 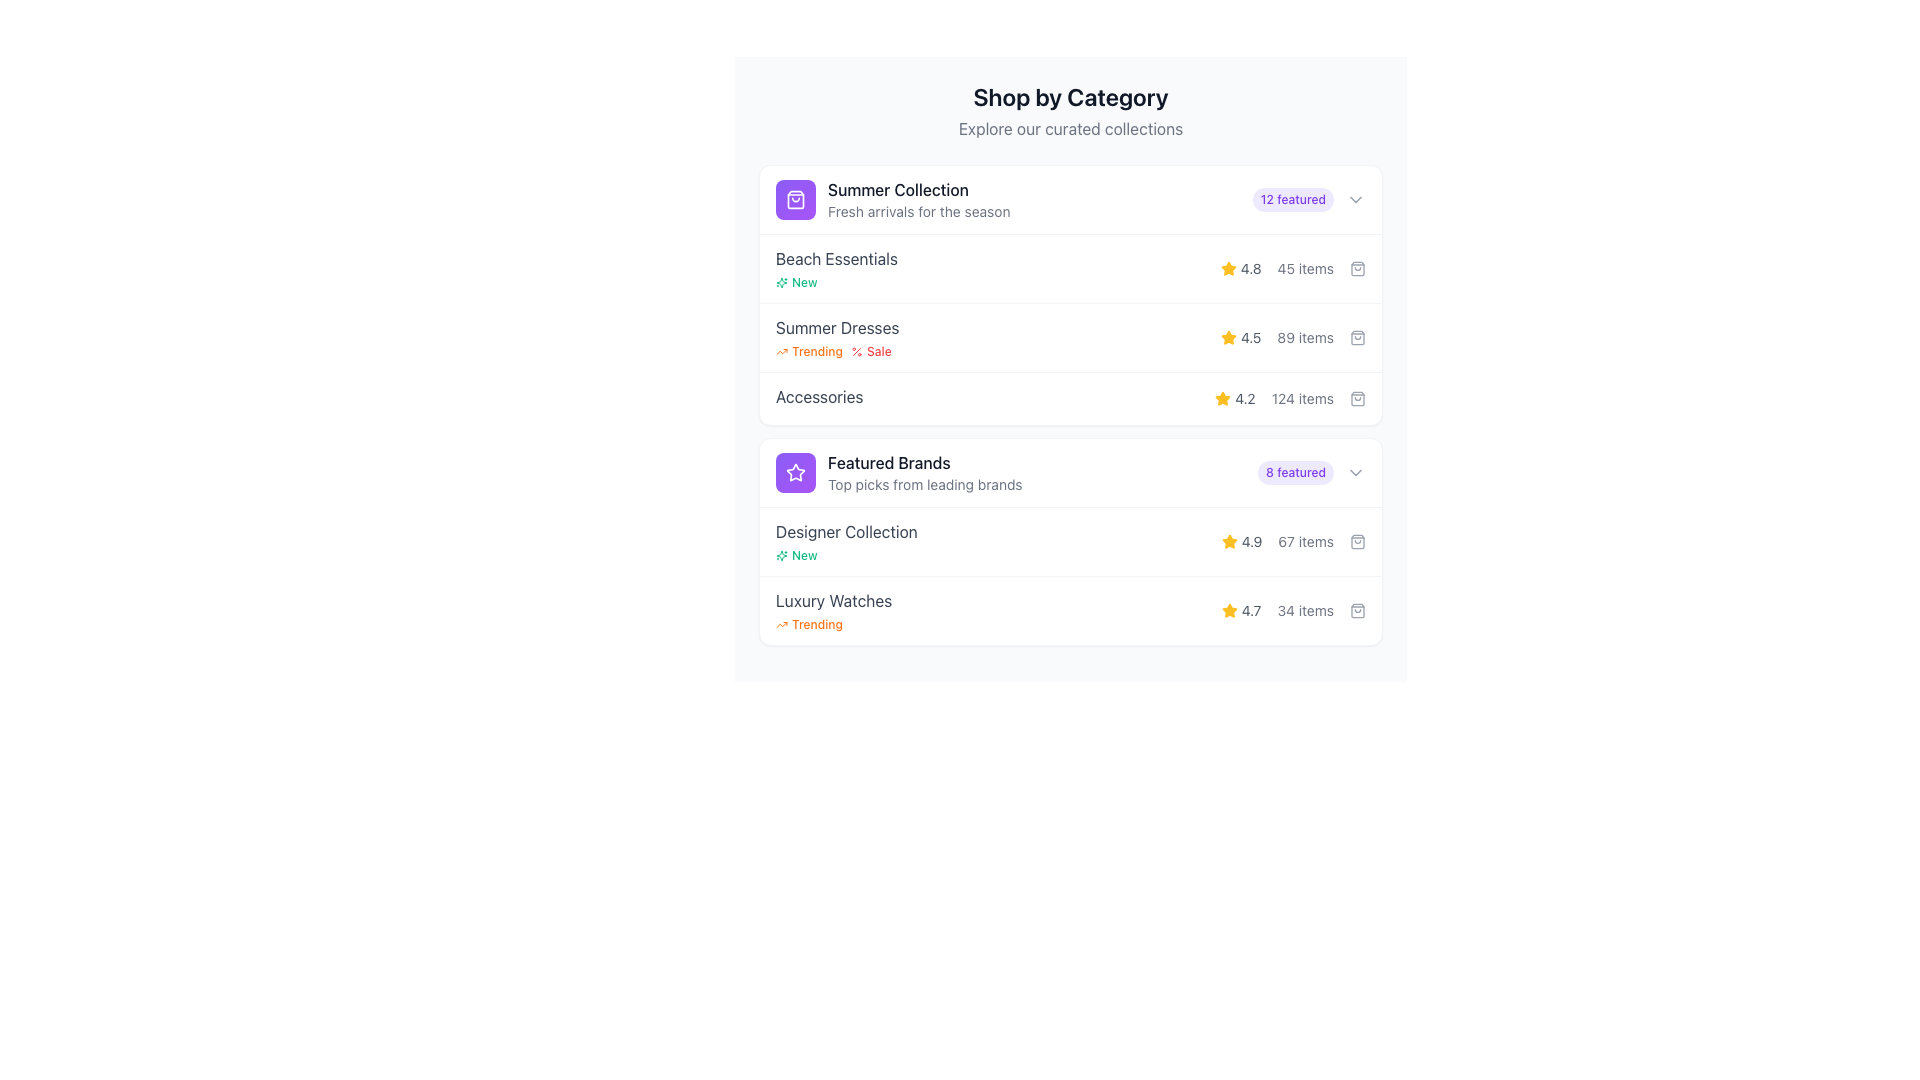 I want to click on the numeric text label displaying '4.8', which is styled in gray and located to the right of an amber star icon, indicating a rating system, so click(x=1250, y=268).